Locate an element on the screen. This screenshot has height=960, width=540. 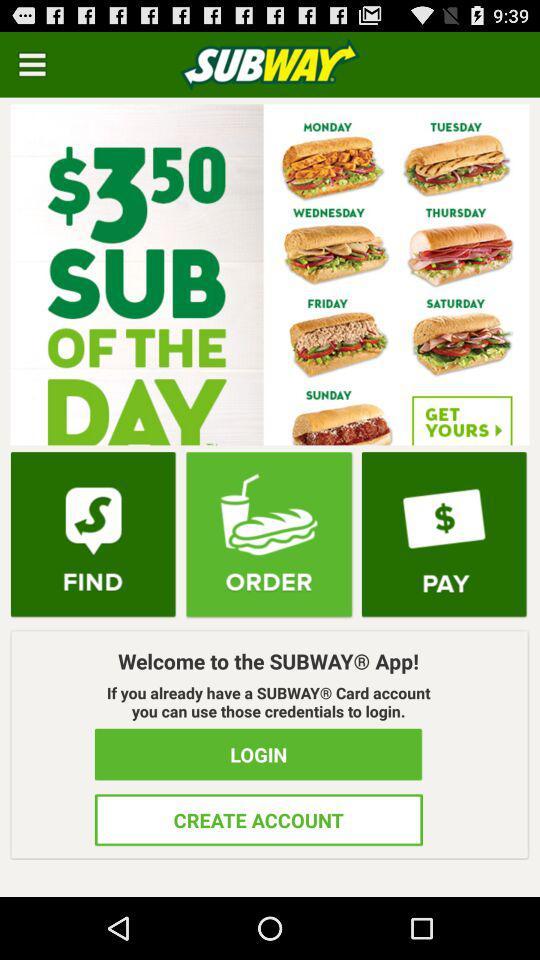
open offer is located at coordinates (270, 273).